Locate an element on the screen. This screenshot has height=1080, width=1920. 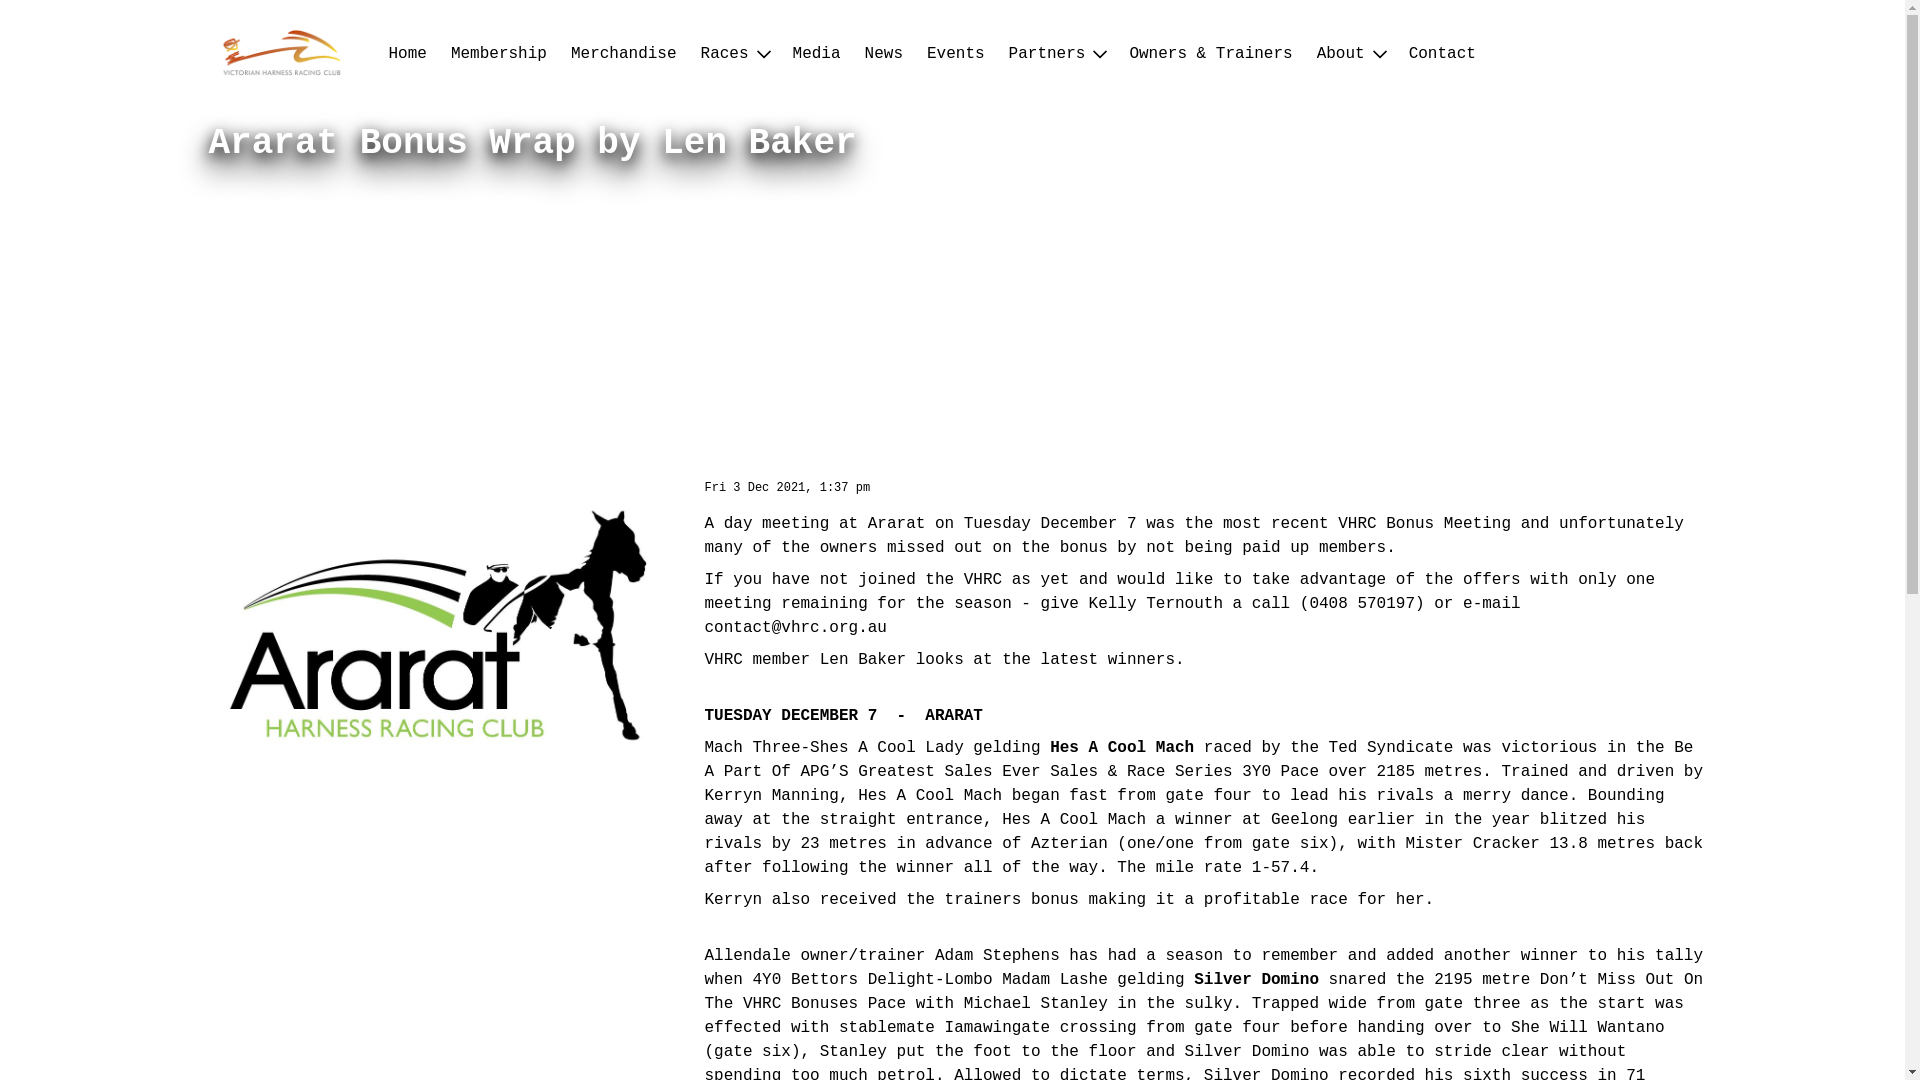
'Races' is located at coordinates (733, 53).